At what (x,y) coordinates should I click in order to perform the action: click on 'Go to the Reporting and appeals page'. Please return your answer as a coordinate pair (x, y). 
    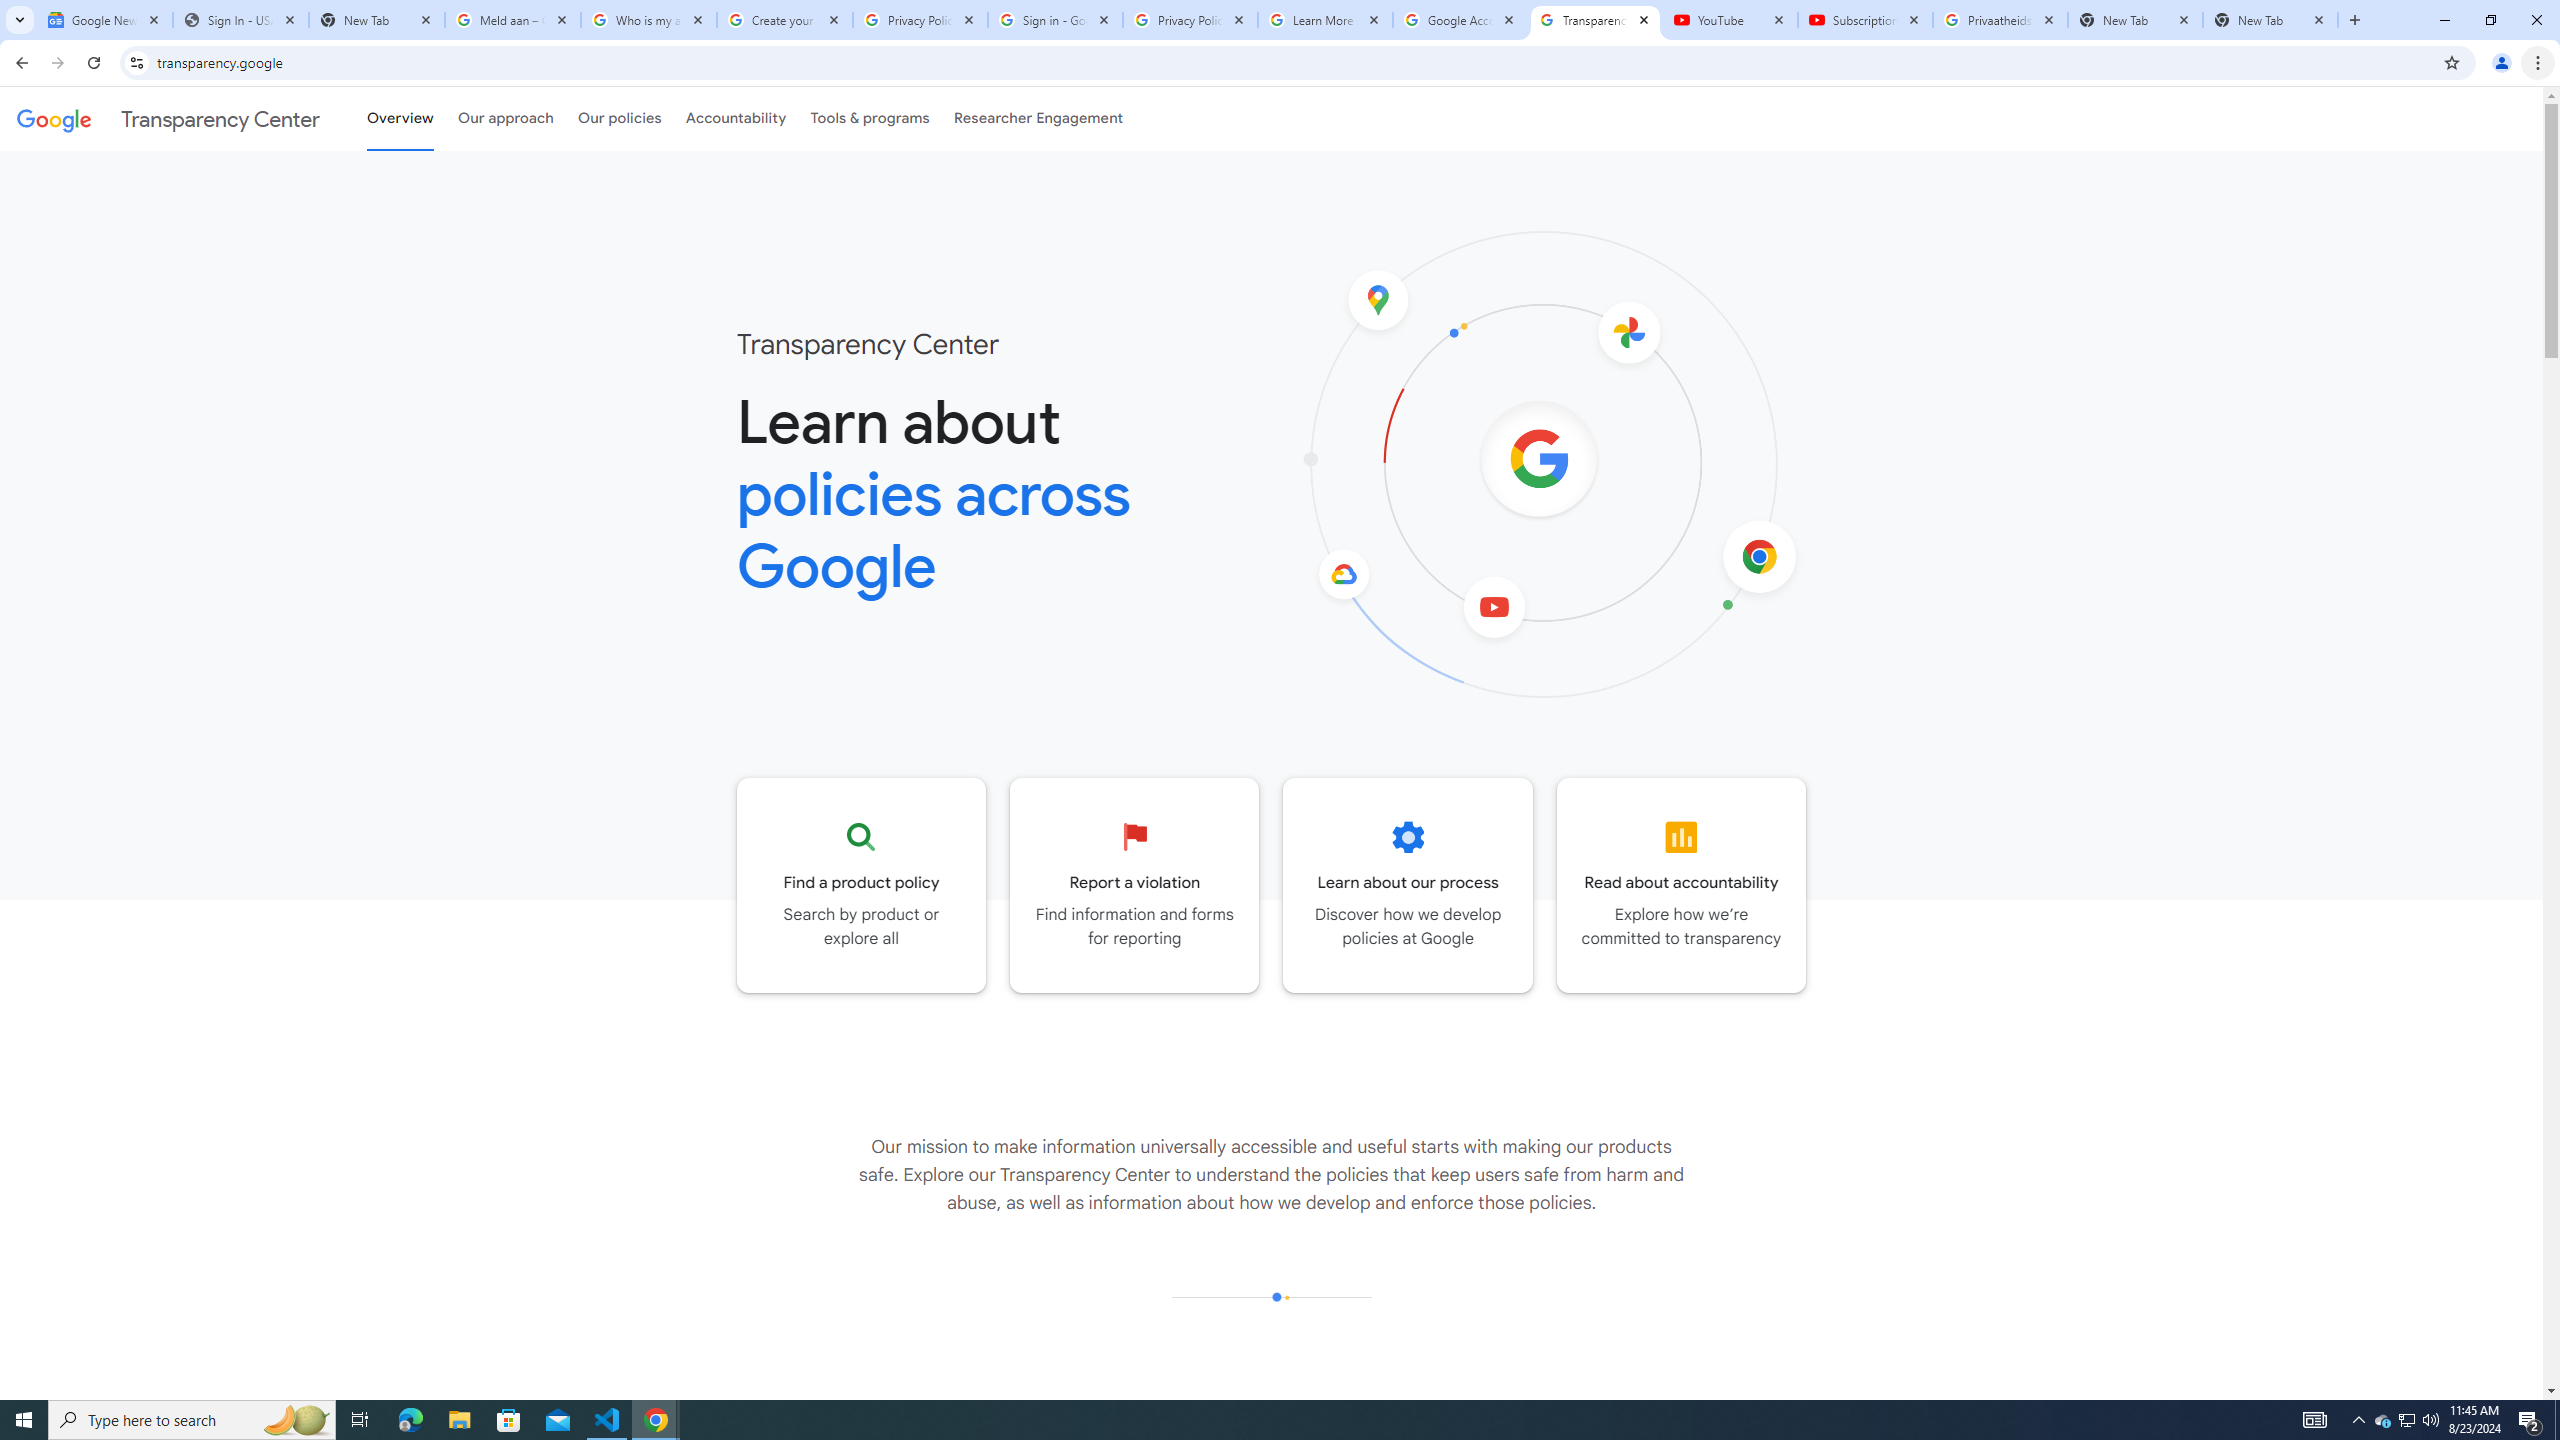
    Looking at the image, I should click on (1134, 884).